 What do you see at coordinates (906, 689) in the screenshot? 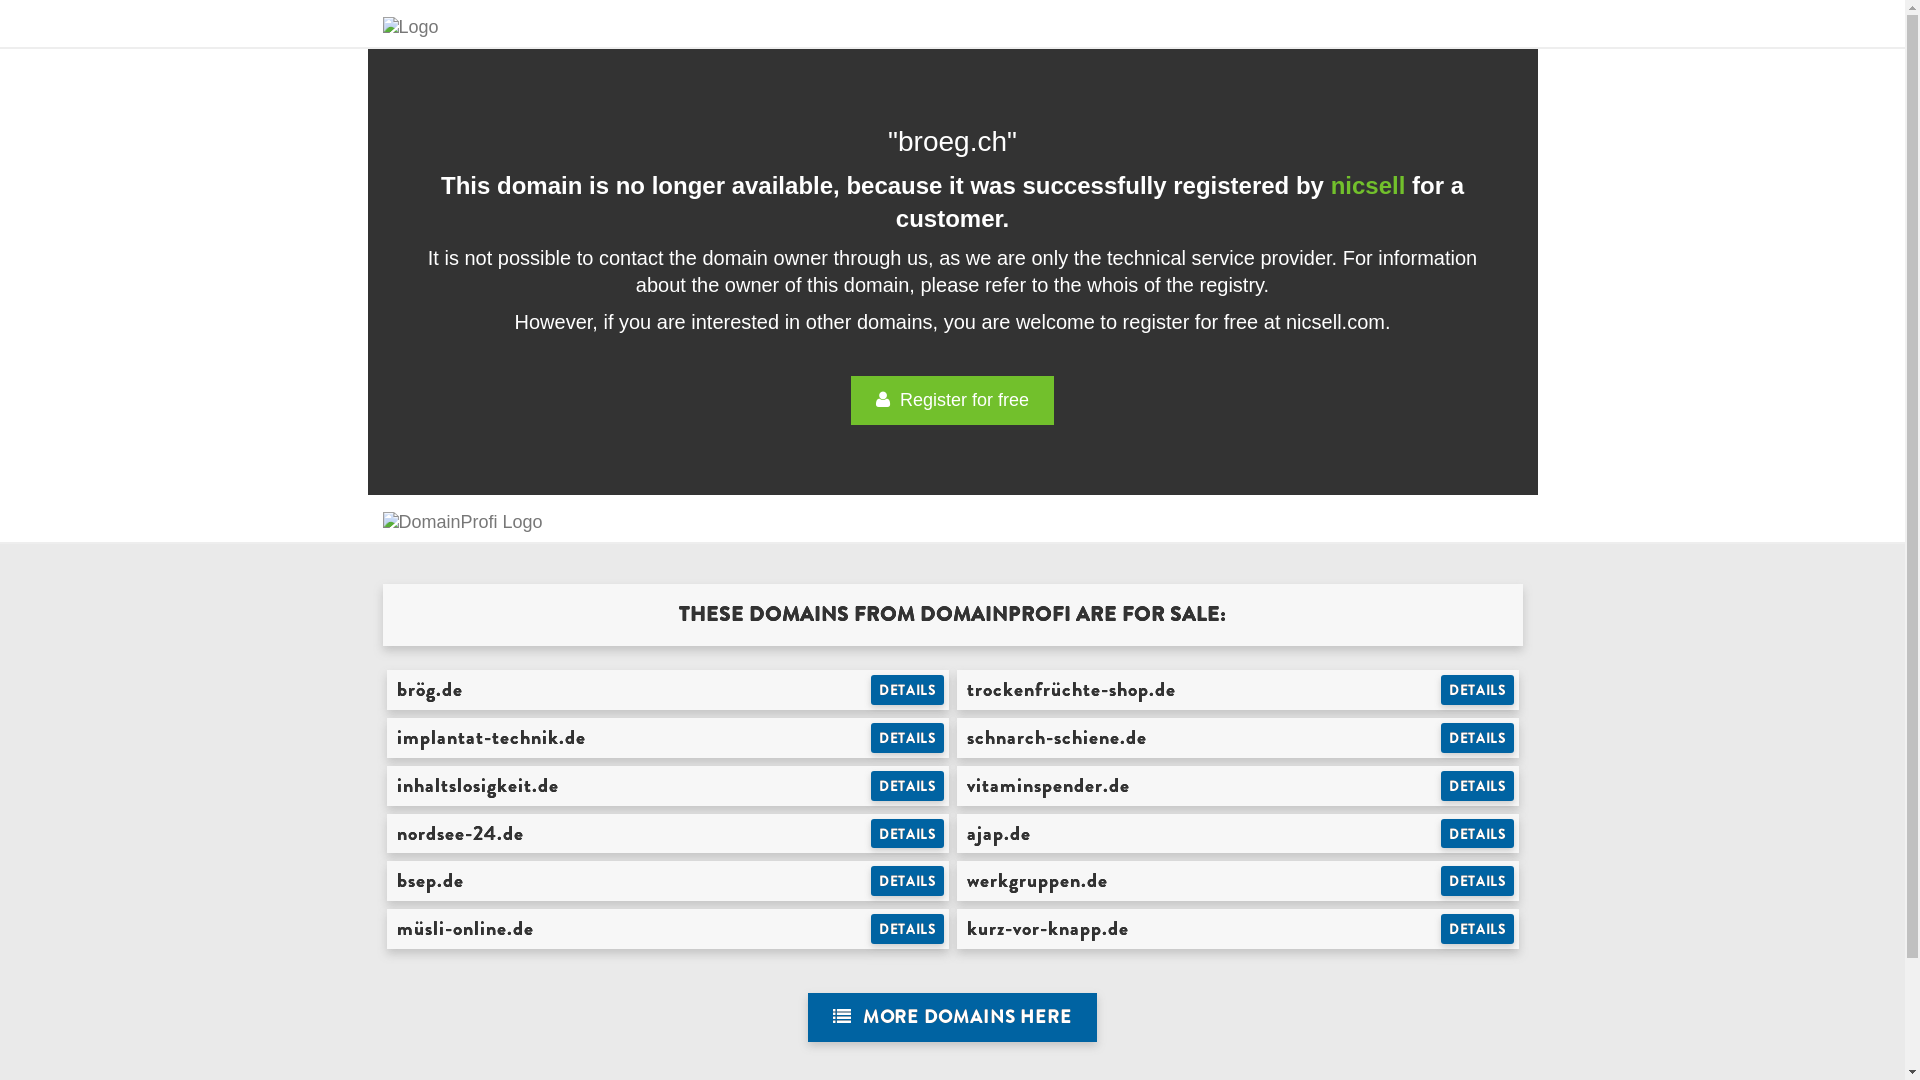
I see `'DETAILS'` at bounding box center [906, 689].